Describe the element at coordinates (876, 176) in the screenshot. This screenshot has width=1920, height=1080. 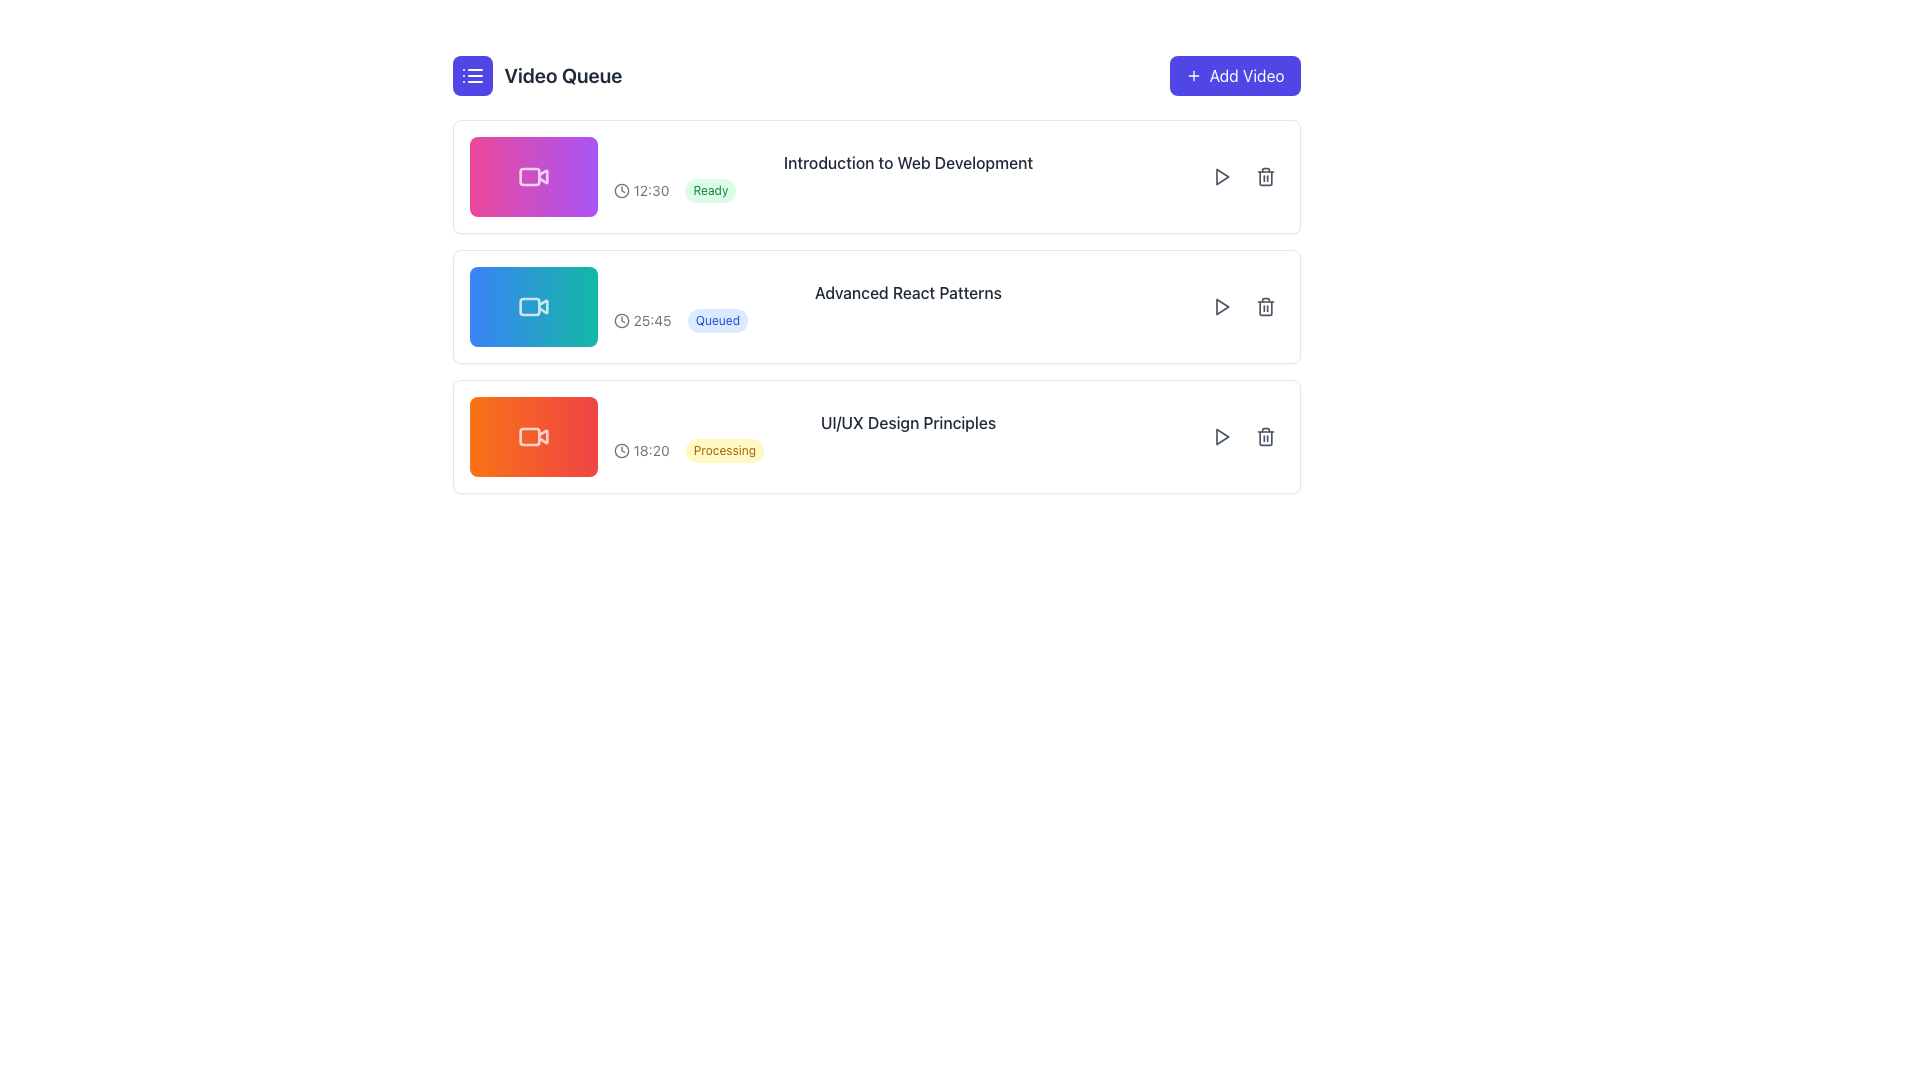
I see `details presented on the first informational card in the 'Video Queue' section, which includes the video's title, duration, and current status` at that location.